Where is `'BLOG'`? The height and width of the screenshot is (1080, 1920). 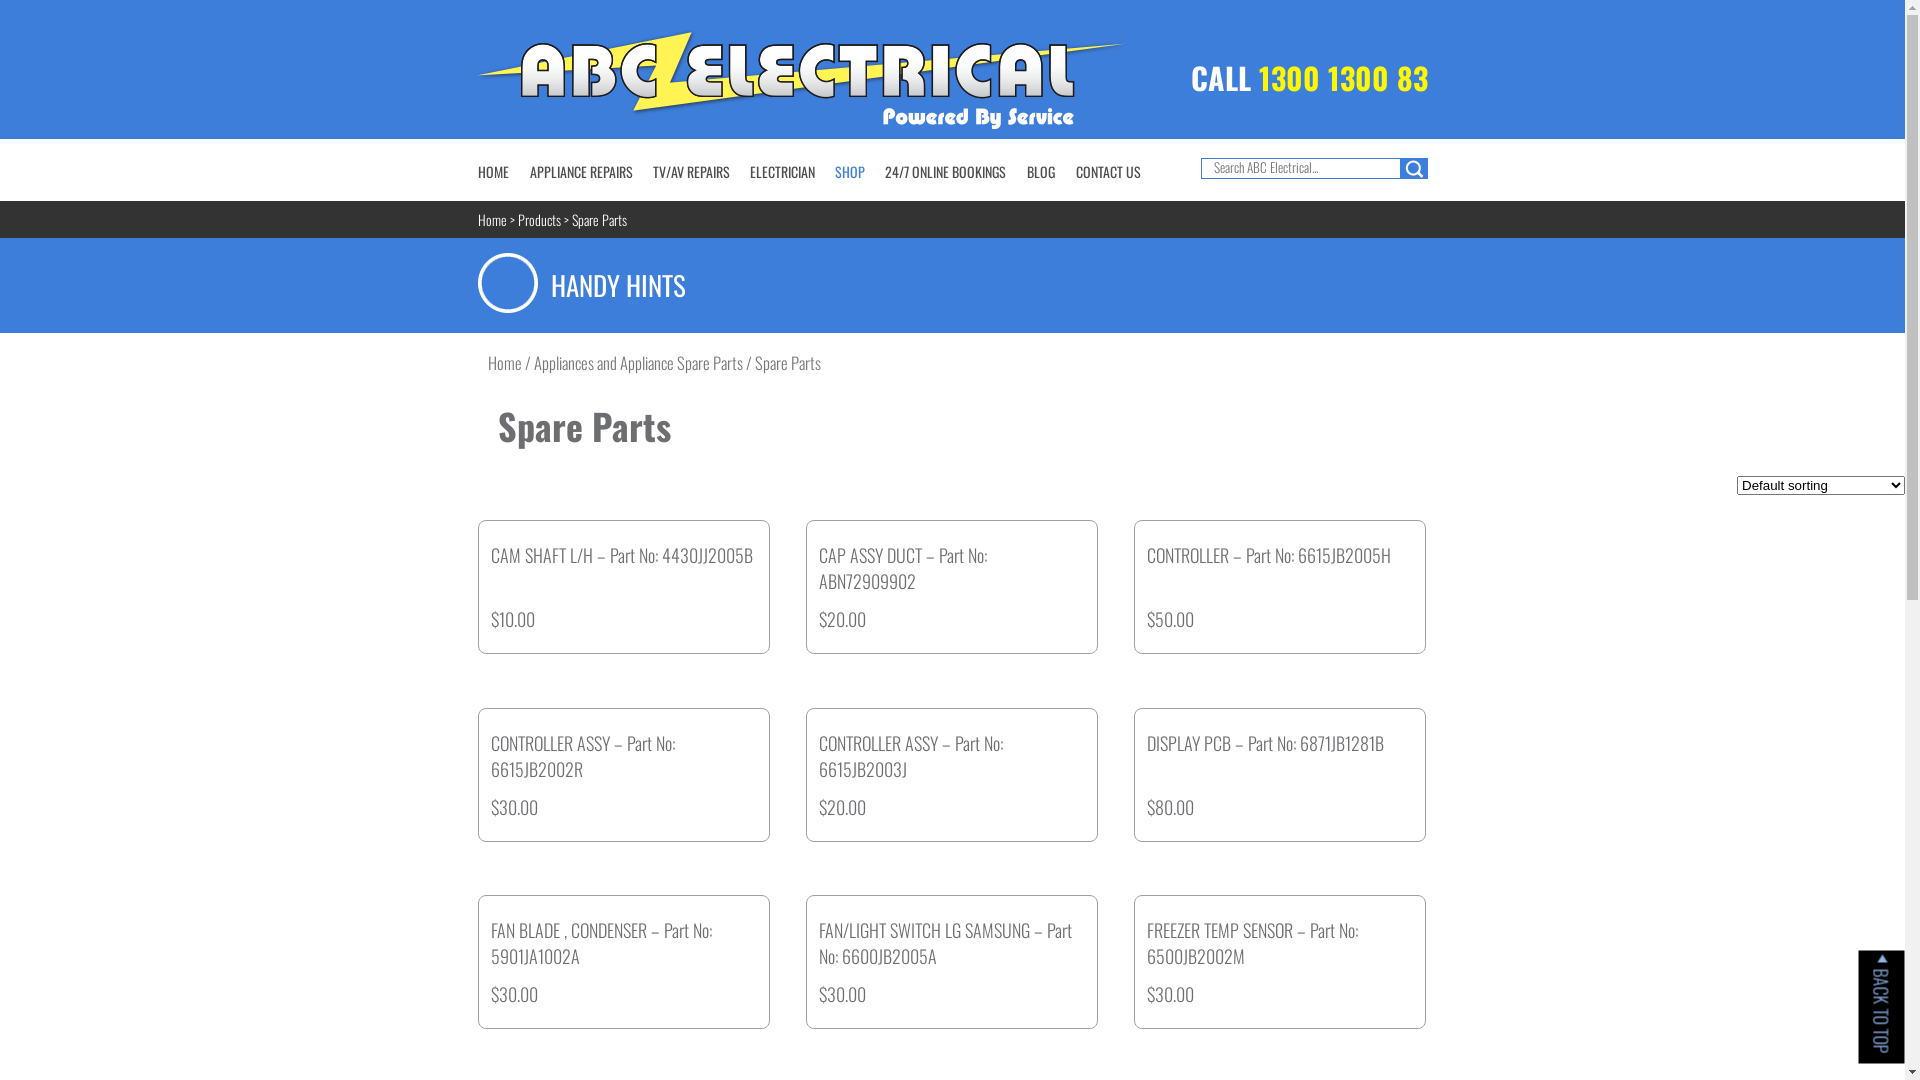
'BLOG' is located at coordinates (1040, 170).